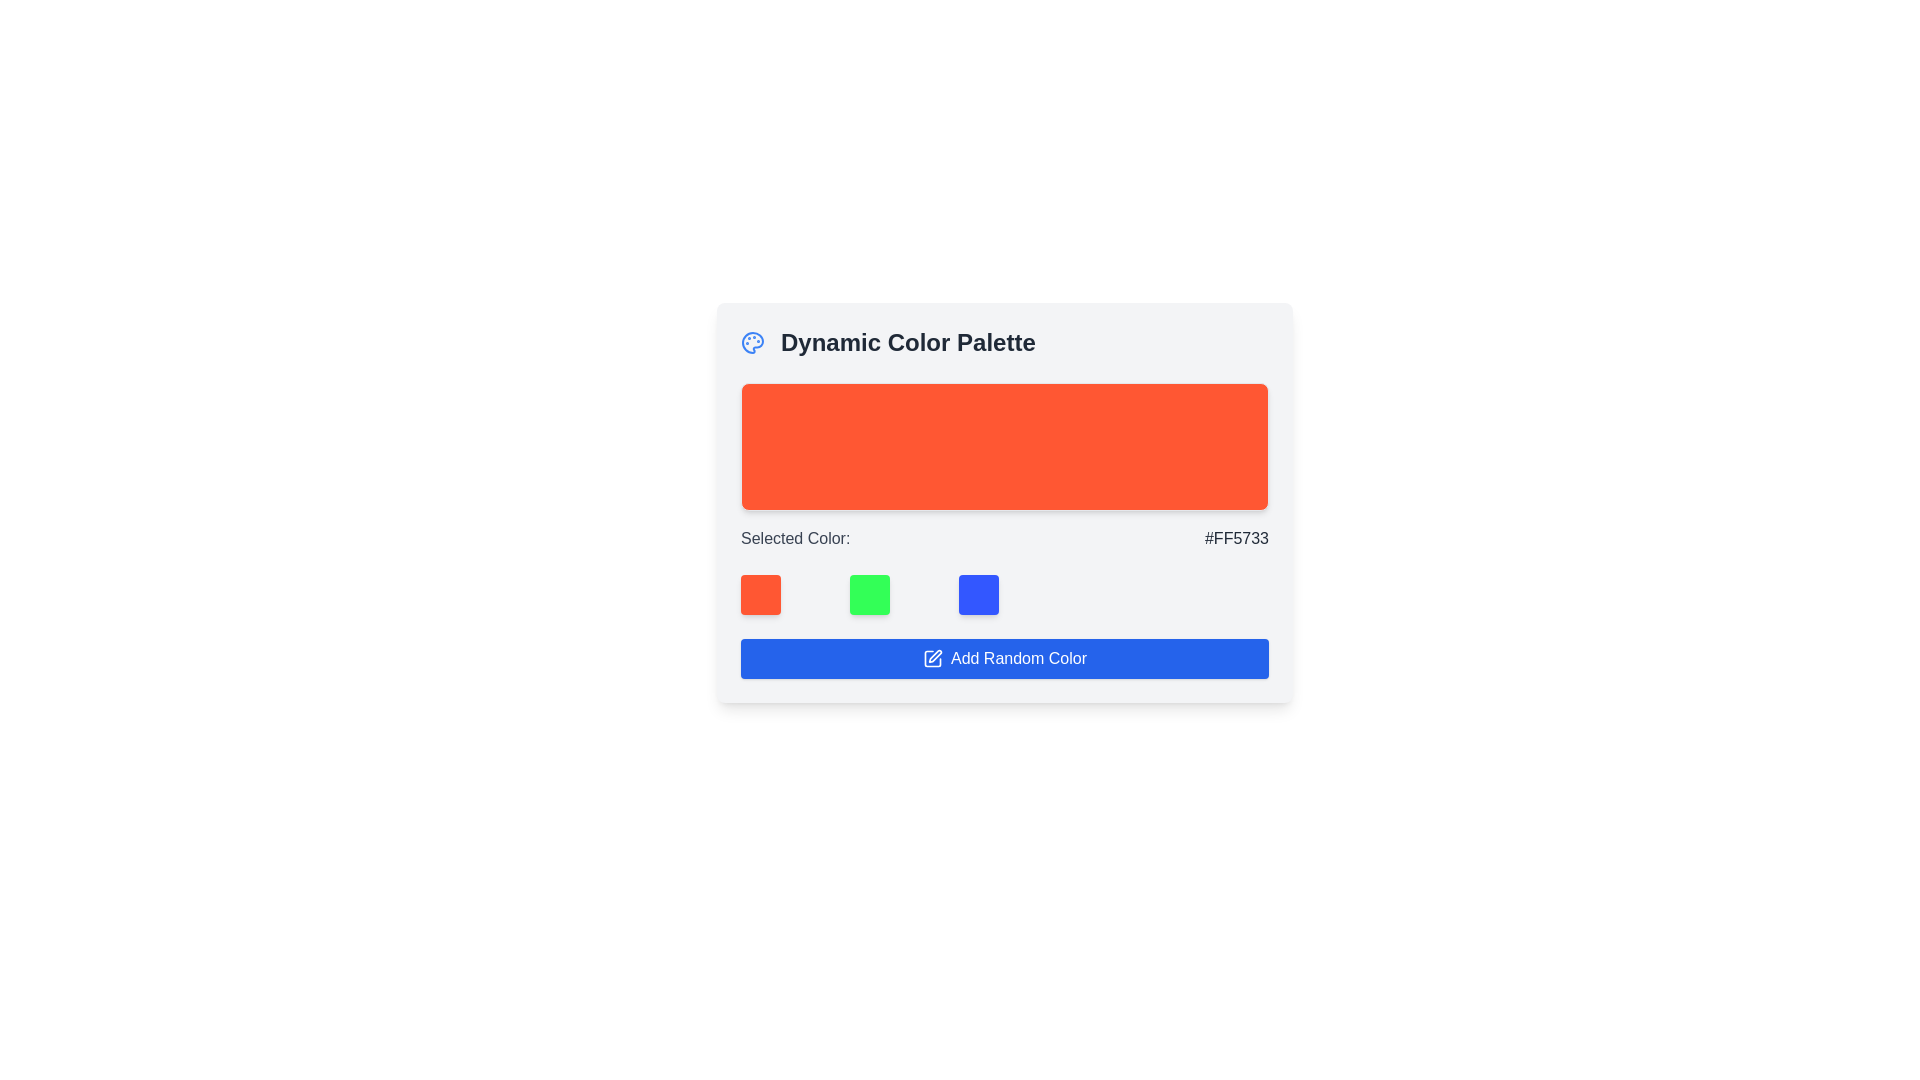 This screenshot has width=1920, height=1080. Describe the element at coordinates (760, 593) in the screenshot. I see `the first square color box with rounded corners and a solid orange color` at that location.